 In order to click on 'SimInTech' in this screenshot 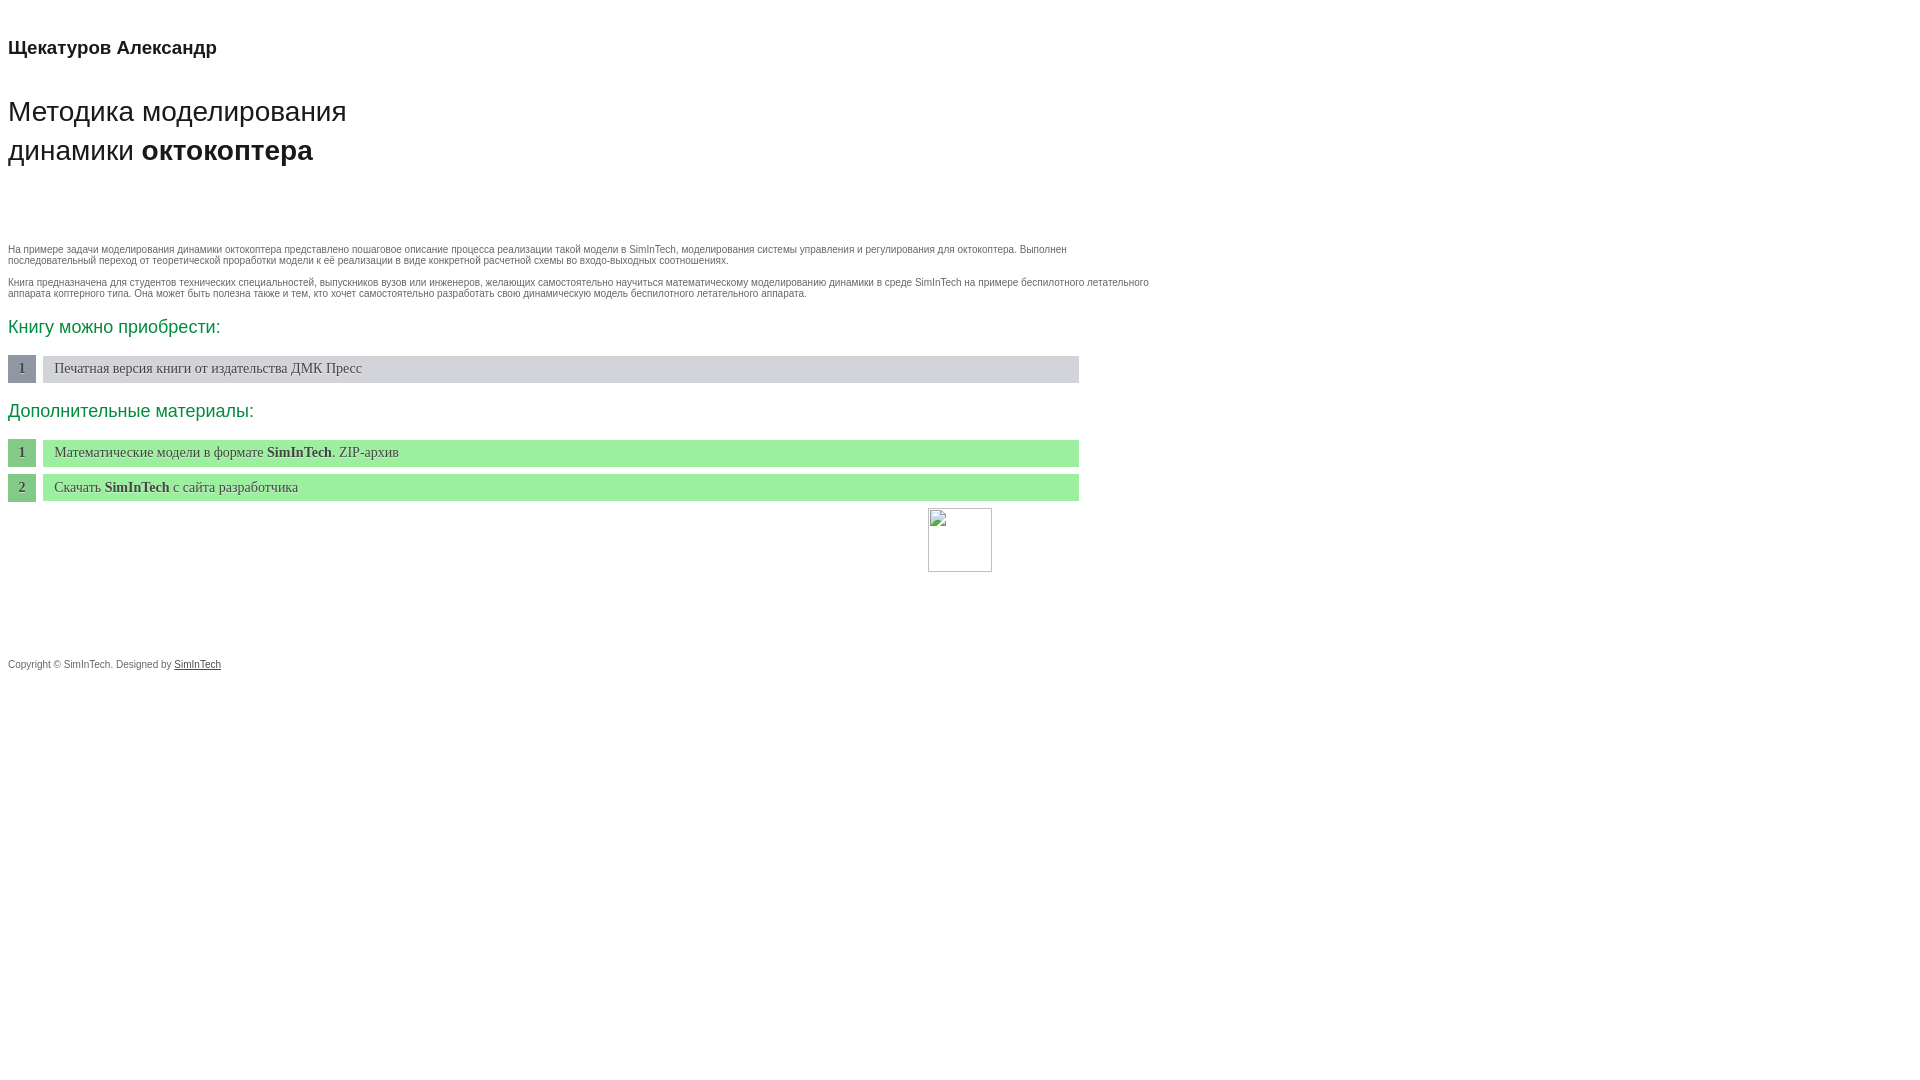, I will do `click(197, 664)`.